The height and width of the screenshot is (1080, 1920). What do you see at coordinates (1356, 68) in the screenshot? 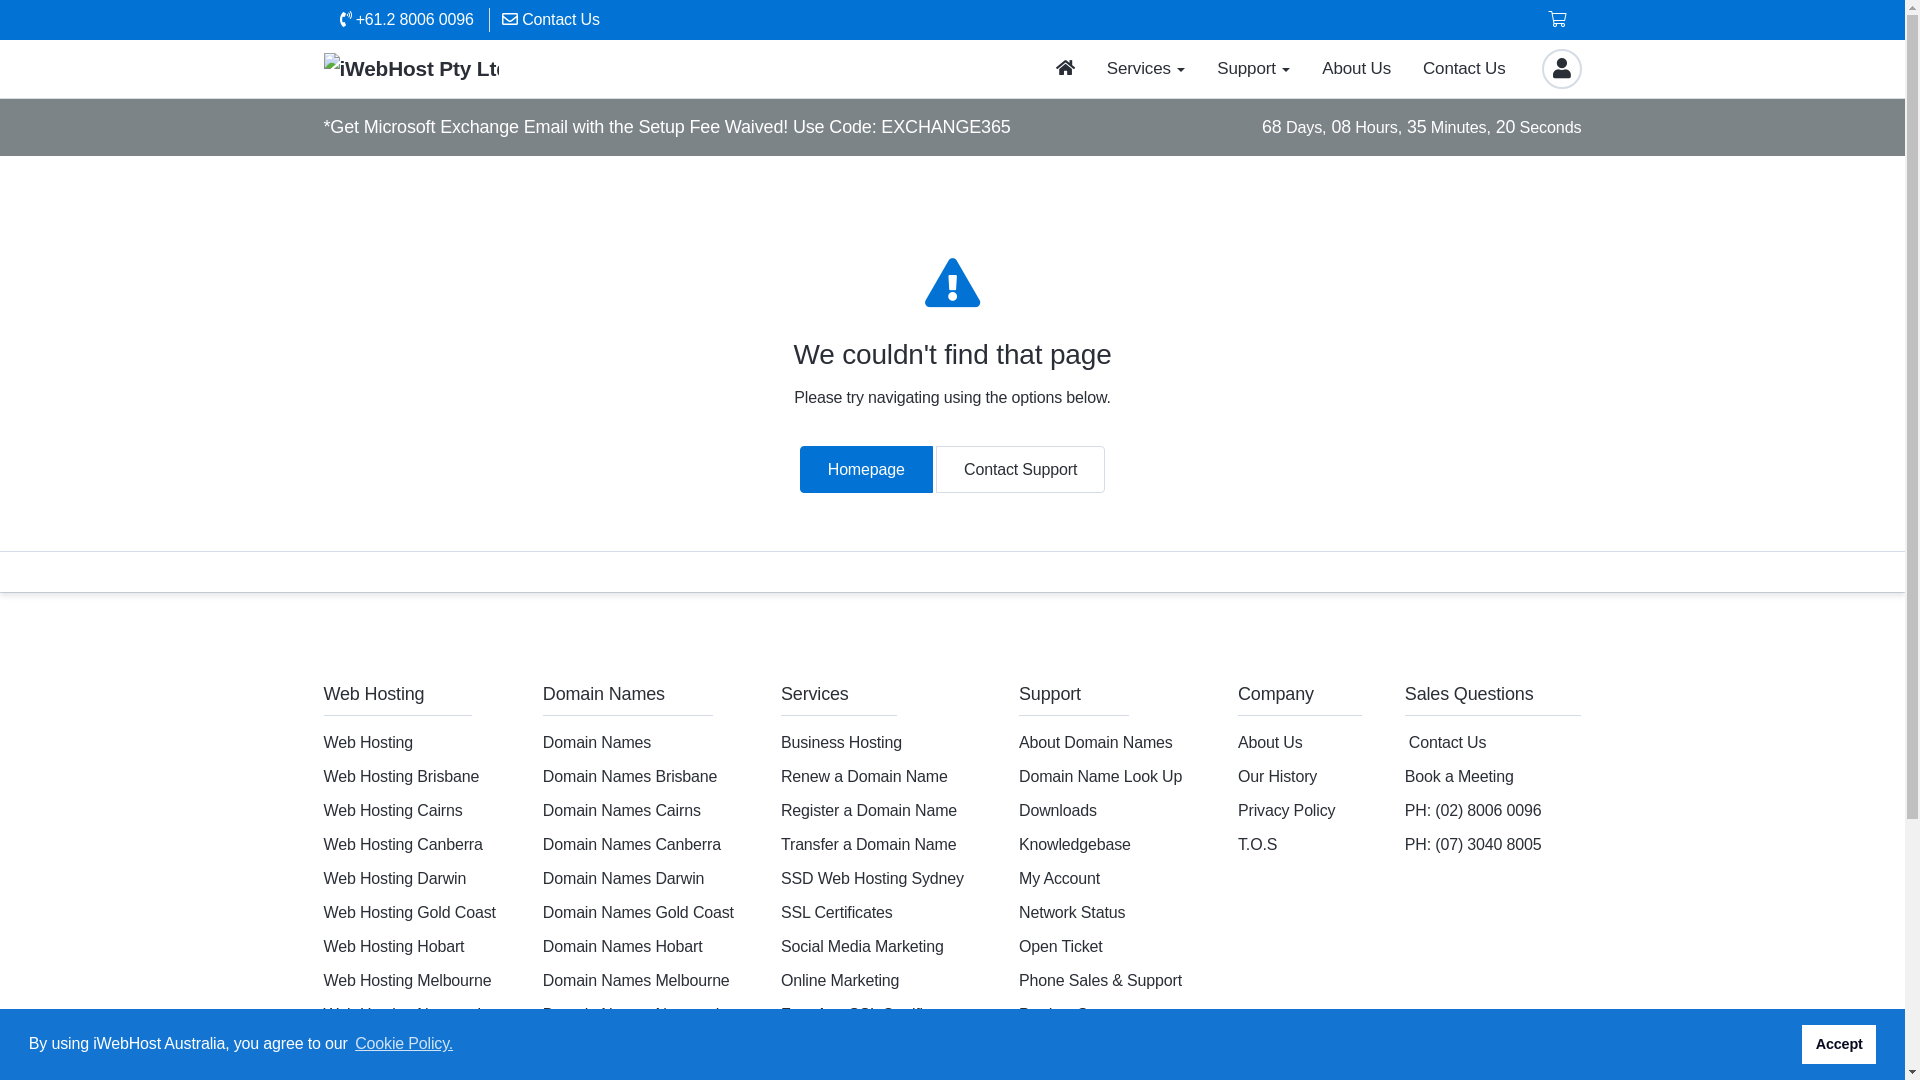
I see `'About Us'` at bounding box center [1356, 68].